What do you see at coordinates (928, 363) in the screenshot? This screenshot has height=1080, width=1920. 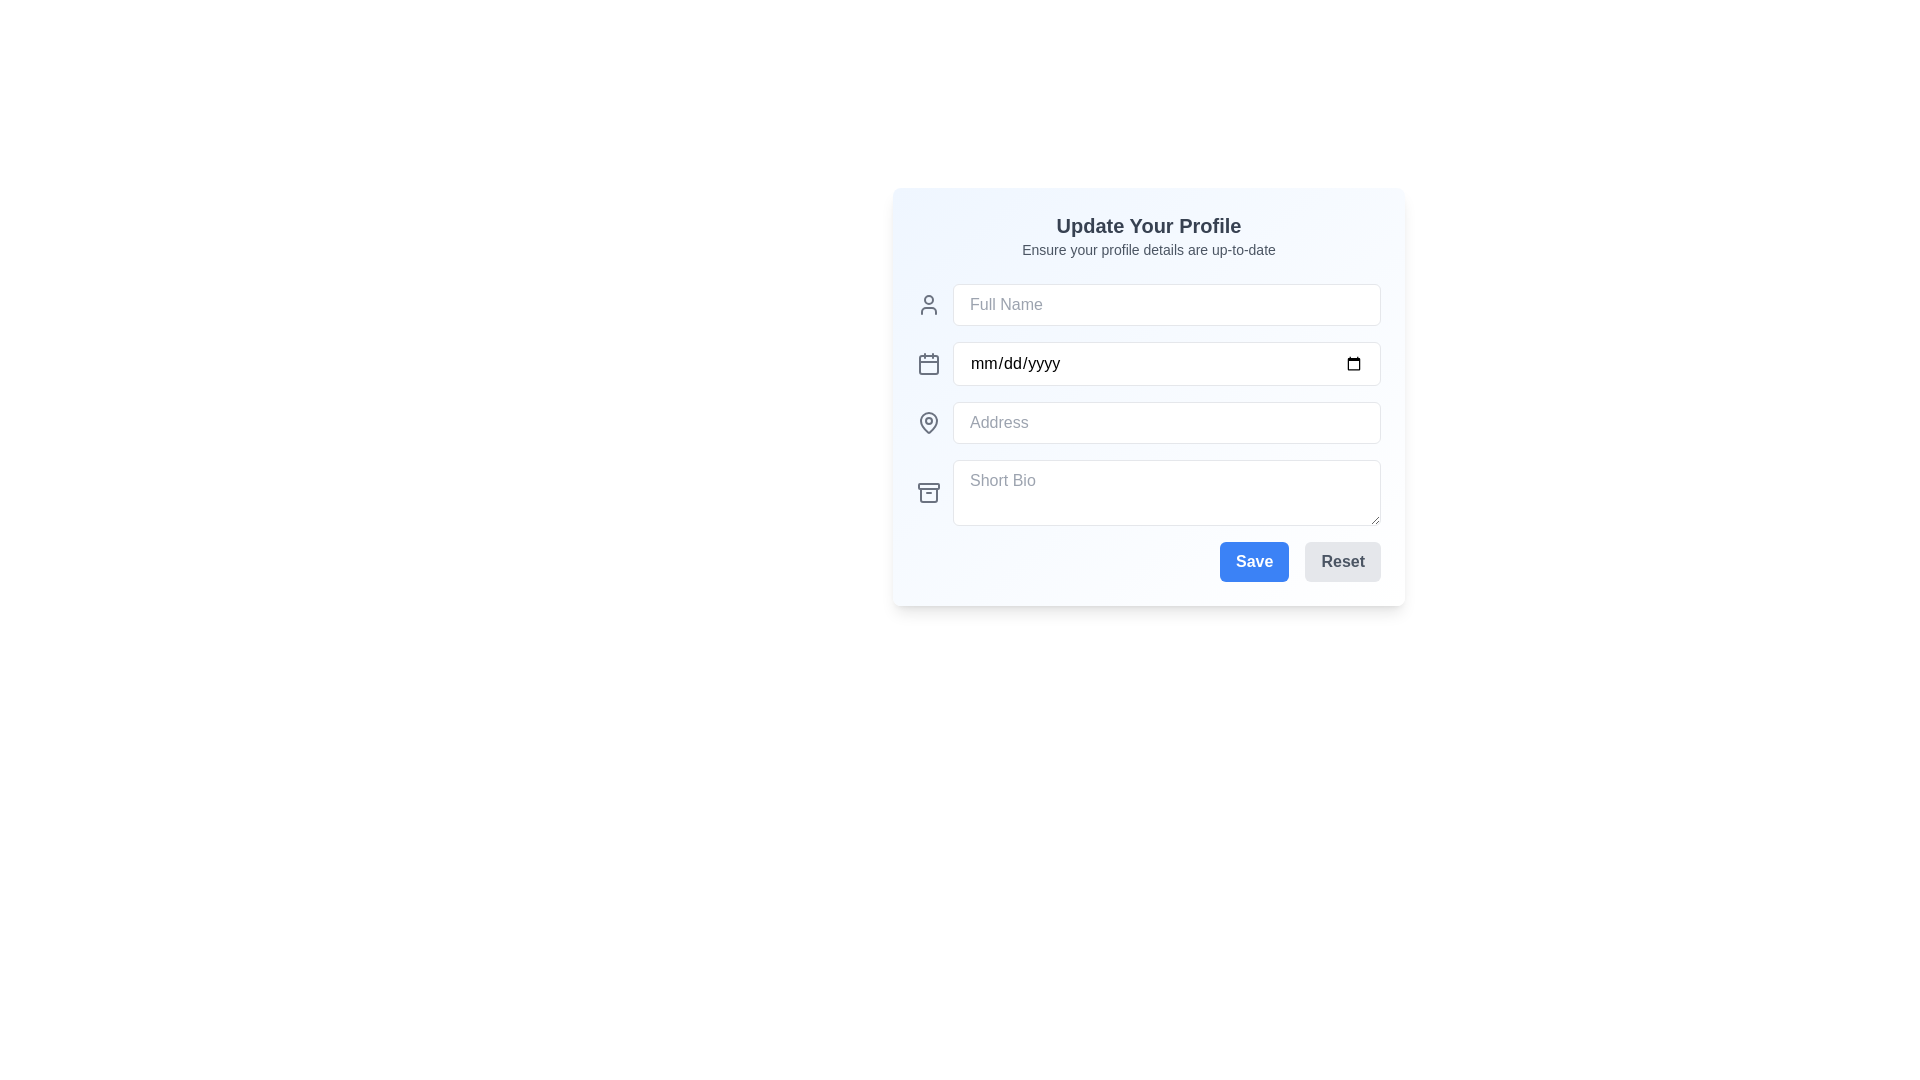 I see `the calendar icon, which is a grayish box shape with two vertical lines at the top, located to the left of the 'mm/dd/yyyy' date input field` at bounding box center [928, 363].